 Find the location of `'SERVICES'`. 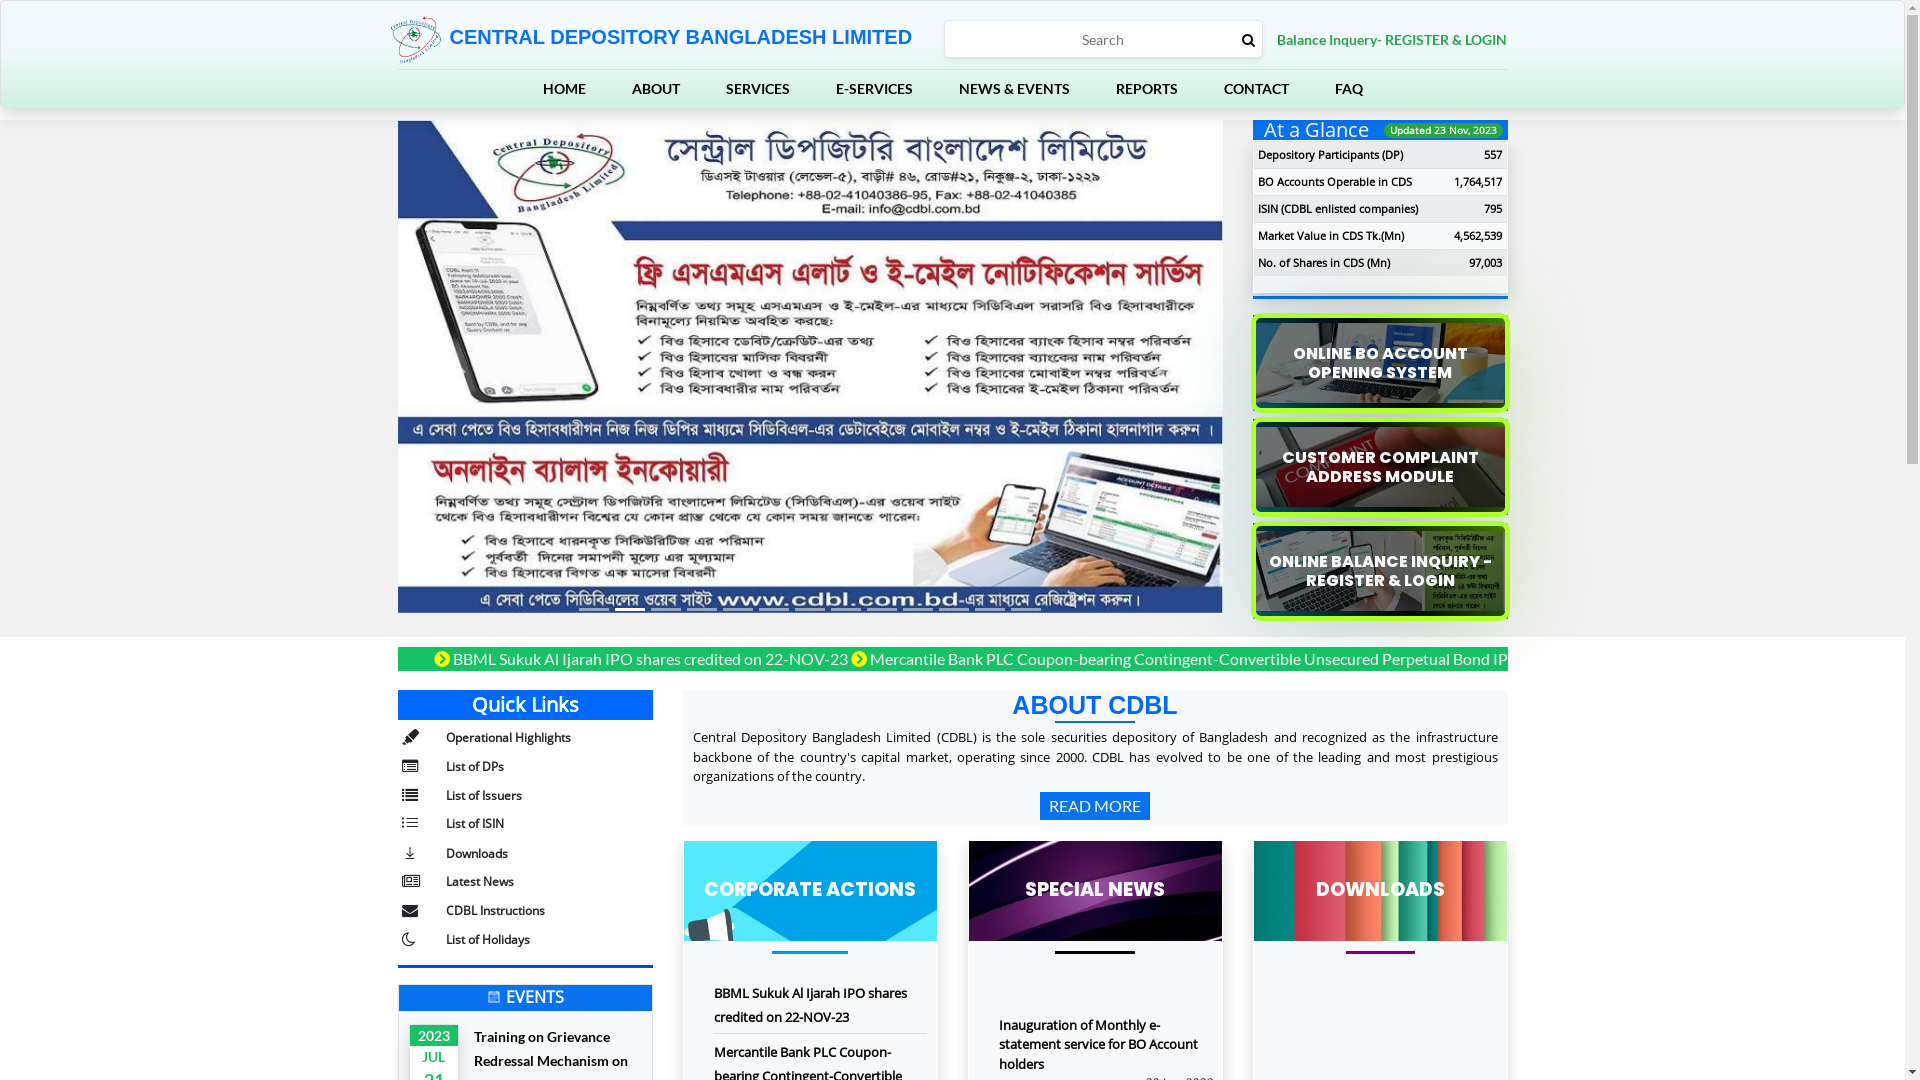

'SERVICES' is located at coordinates (757, 87).